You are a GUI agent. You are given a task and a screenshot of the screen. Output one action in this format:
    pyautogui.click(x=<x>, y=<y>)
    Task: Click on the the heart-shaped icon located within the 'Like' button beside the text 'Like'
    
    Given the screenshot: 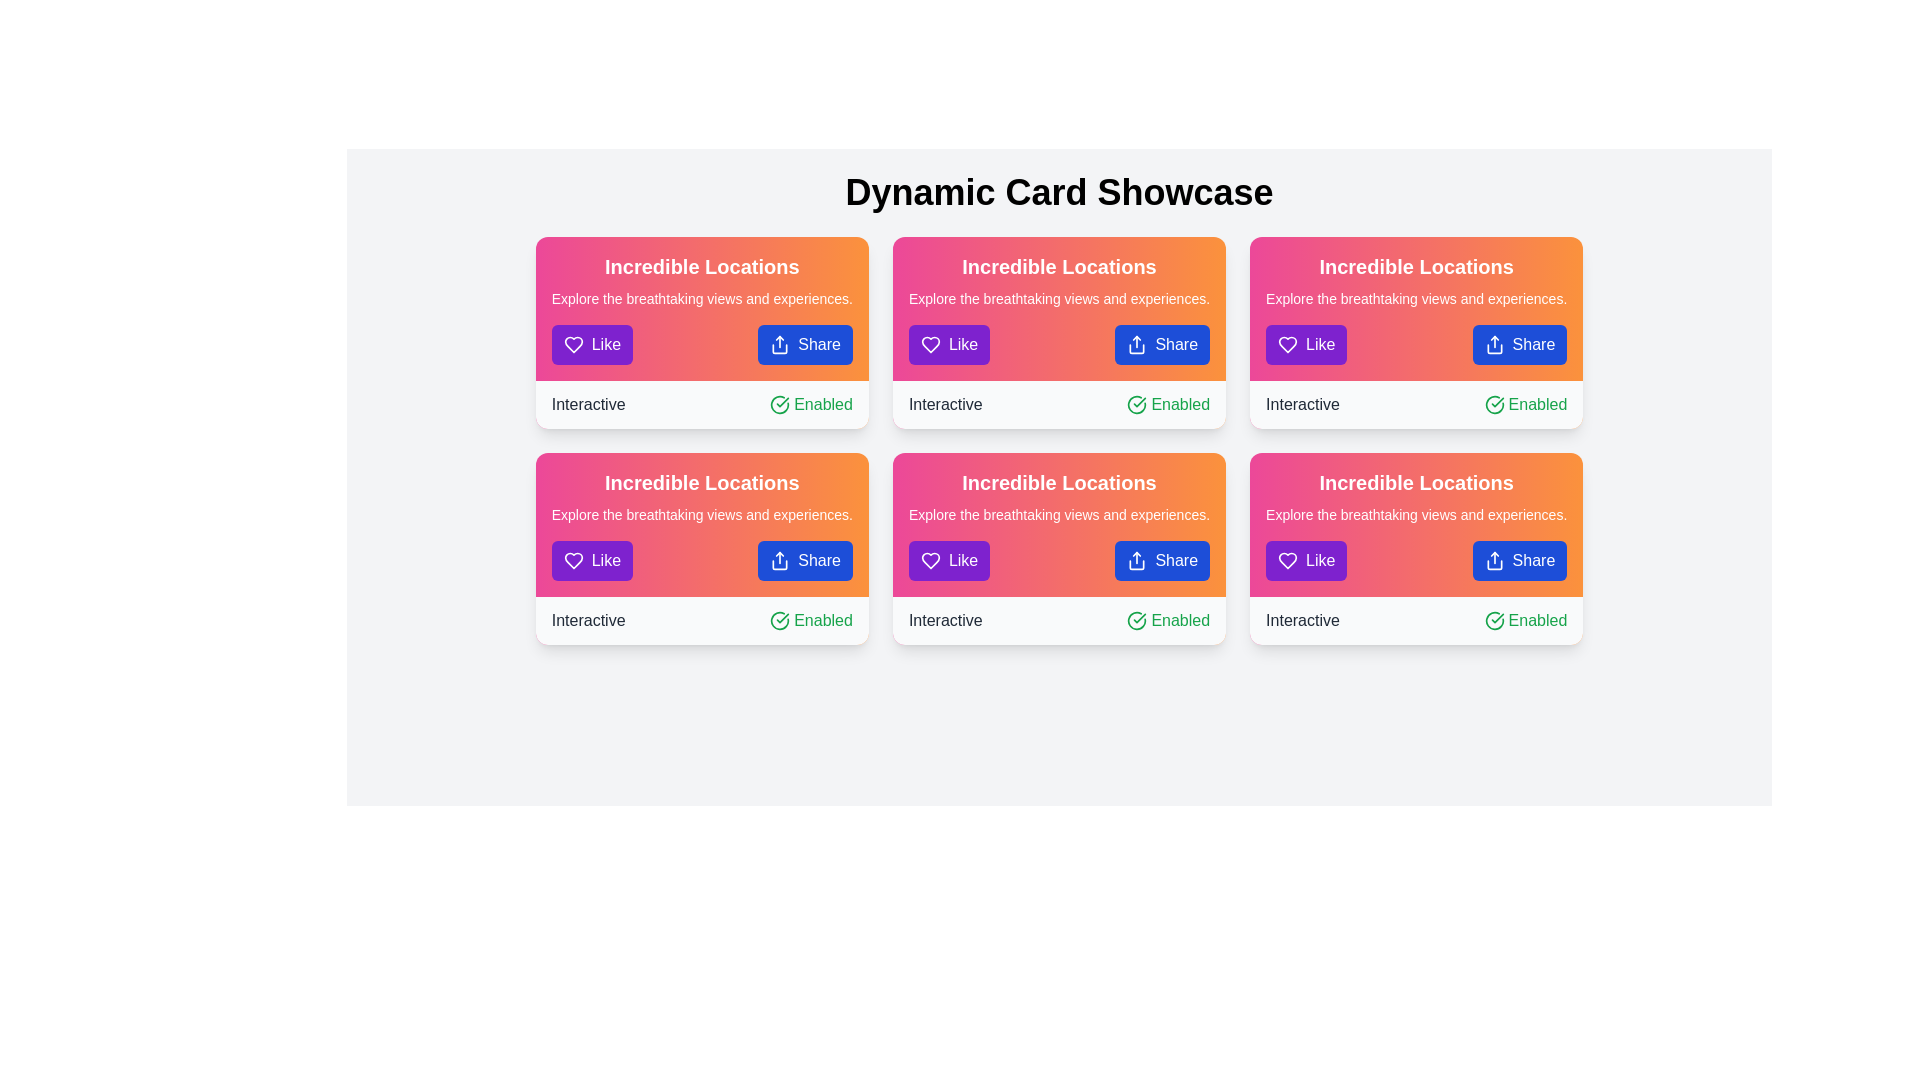 What is the action you would take?
    pyautogui.click(x=1288, y=343)
    